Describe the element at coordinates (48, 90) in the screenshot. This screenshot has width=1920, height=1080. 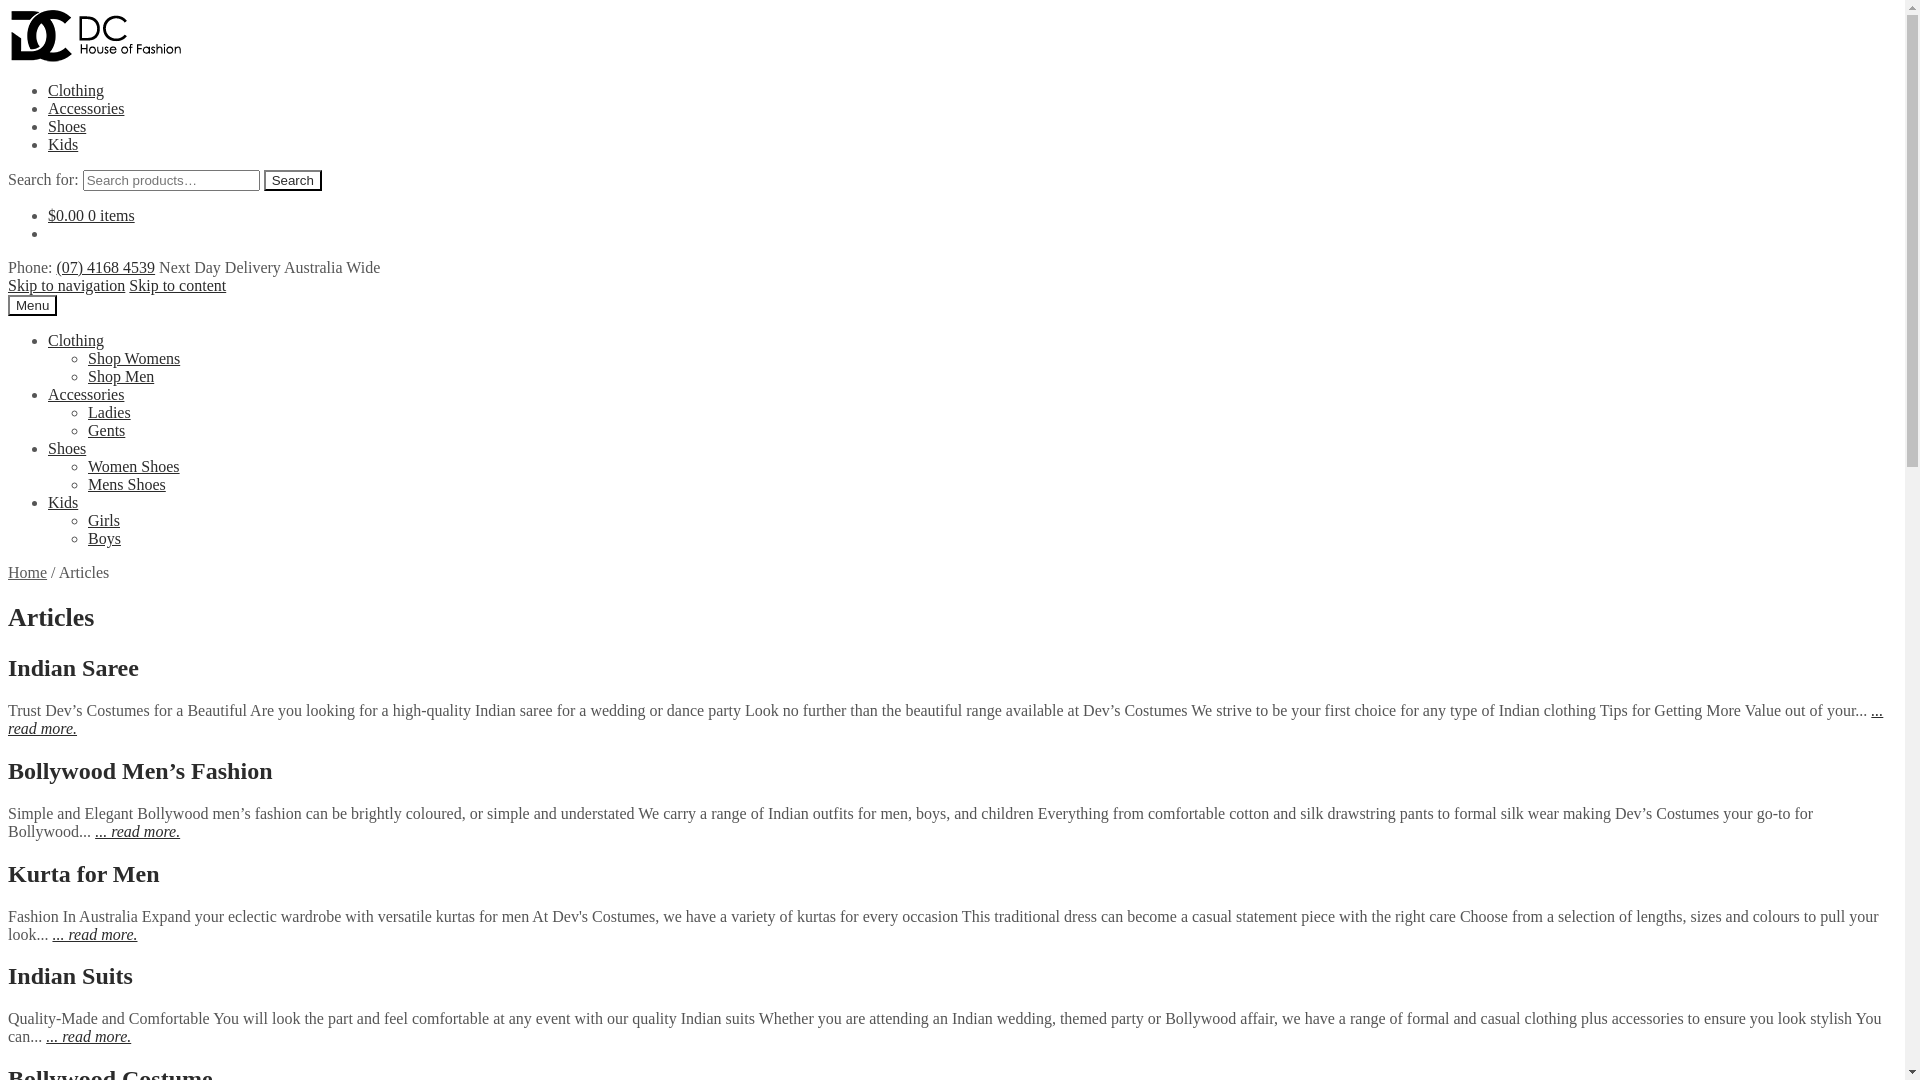
I see `'Clothing'` at that location.